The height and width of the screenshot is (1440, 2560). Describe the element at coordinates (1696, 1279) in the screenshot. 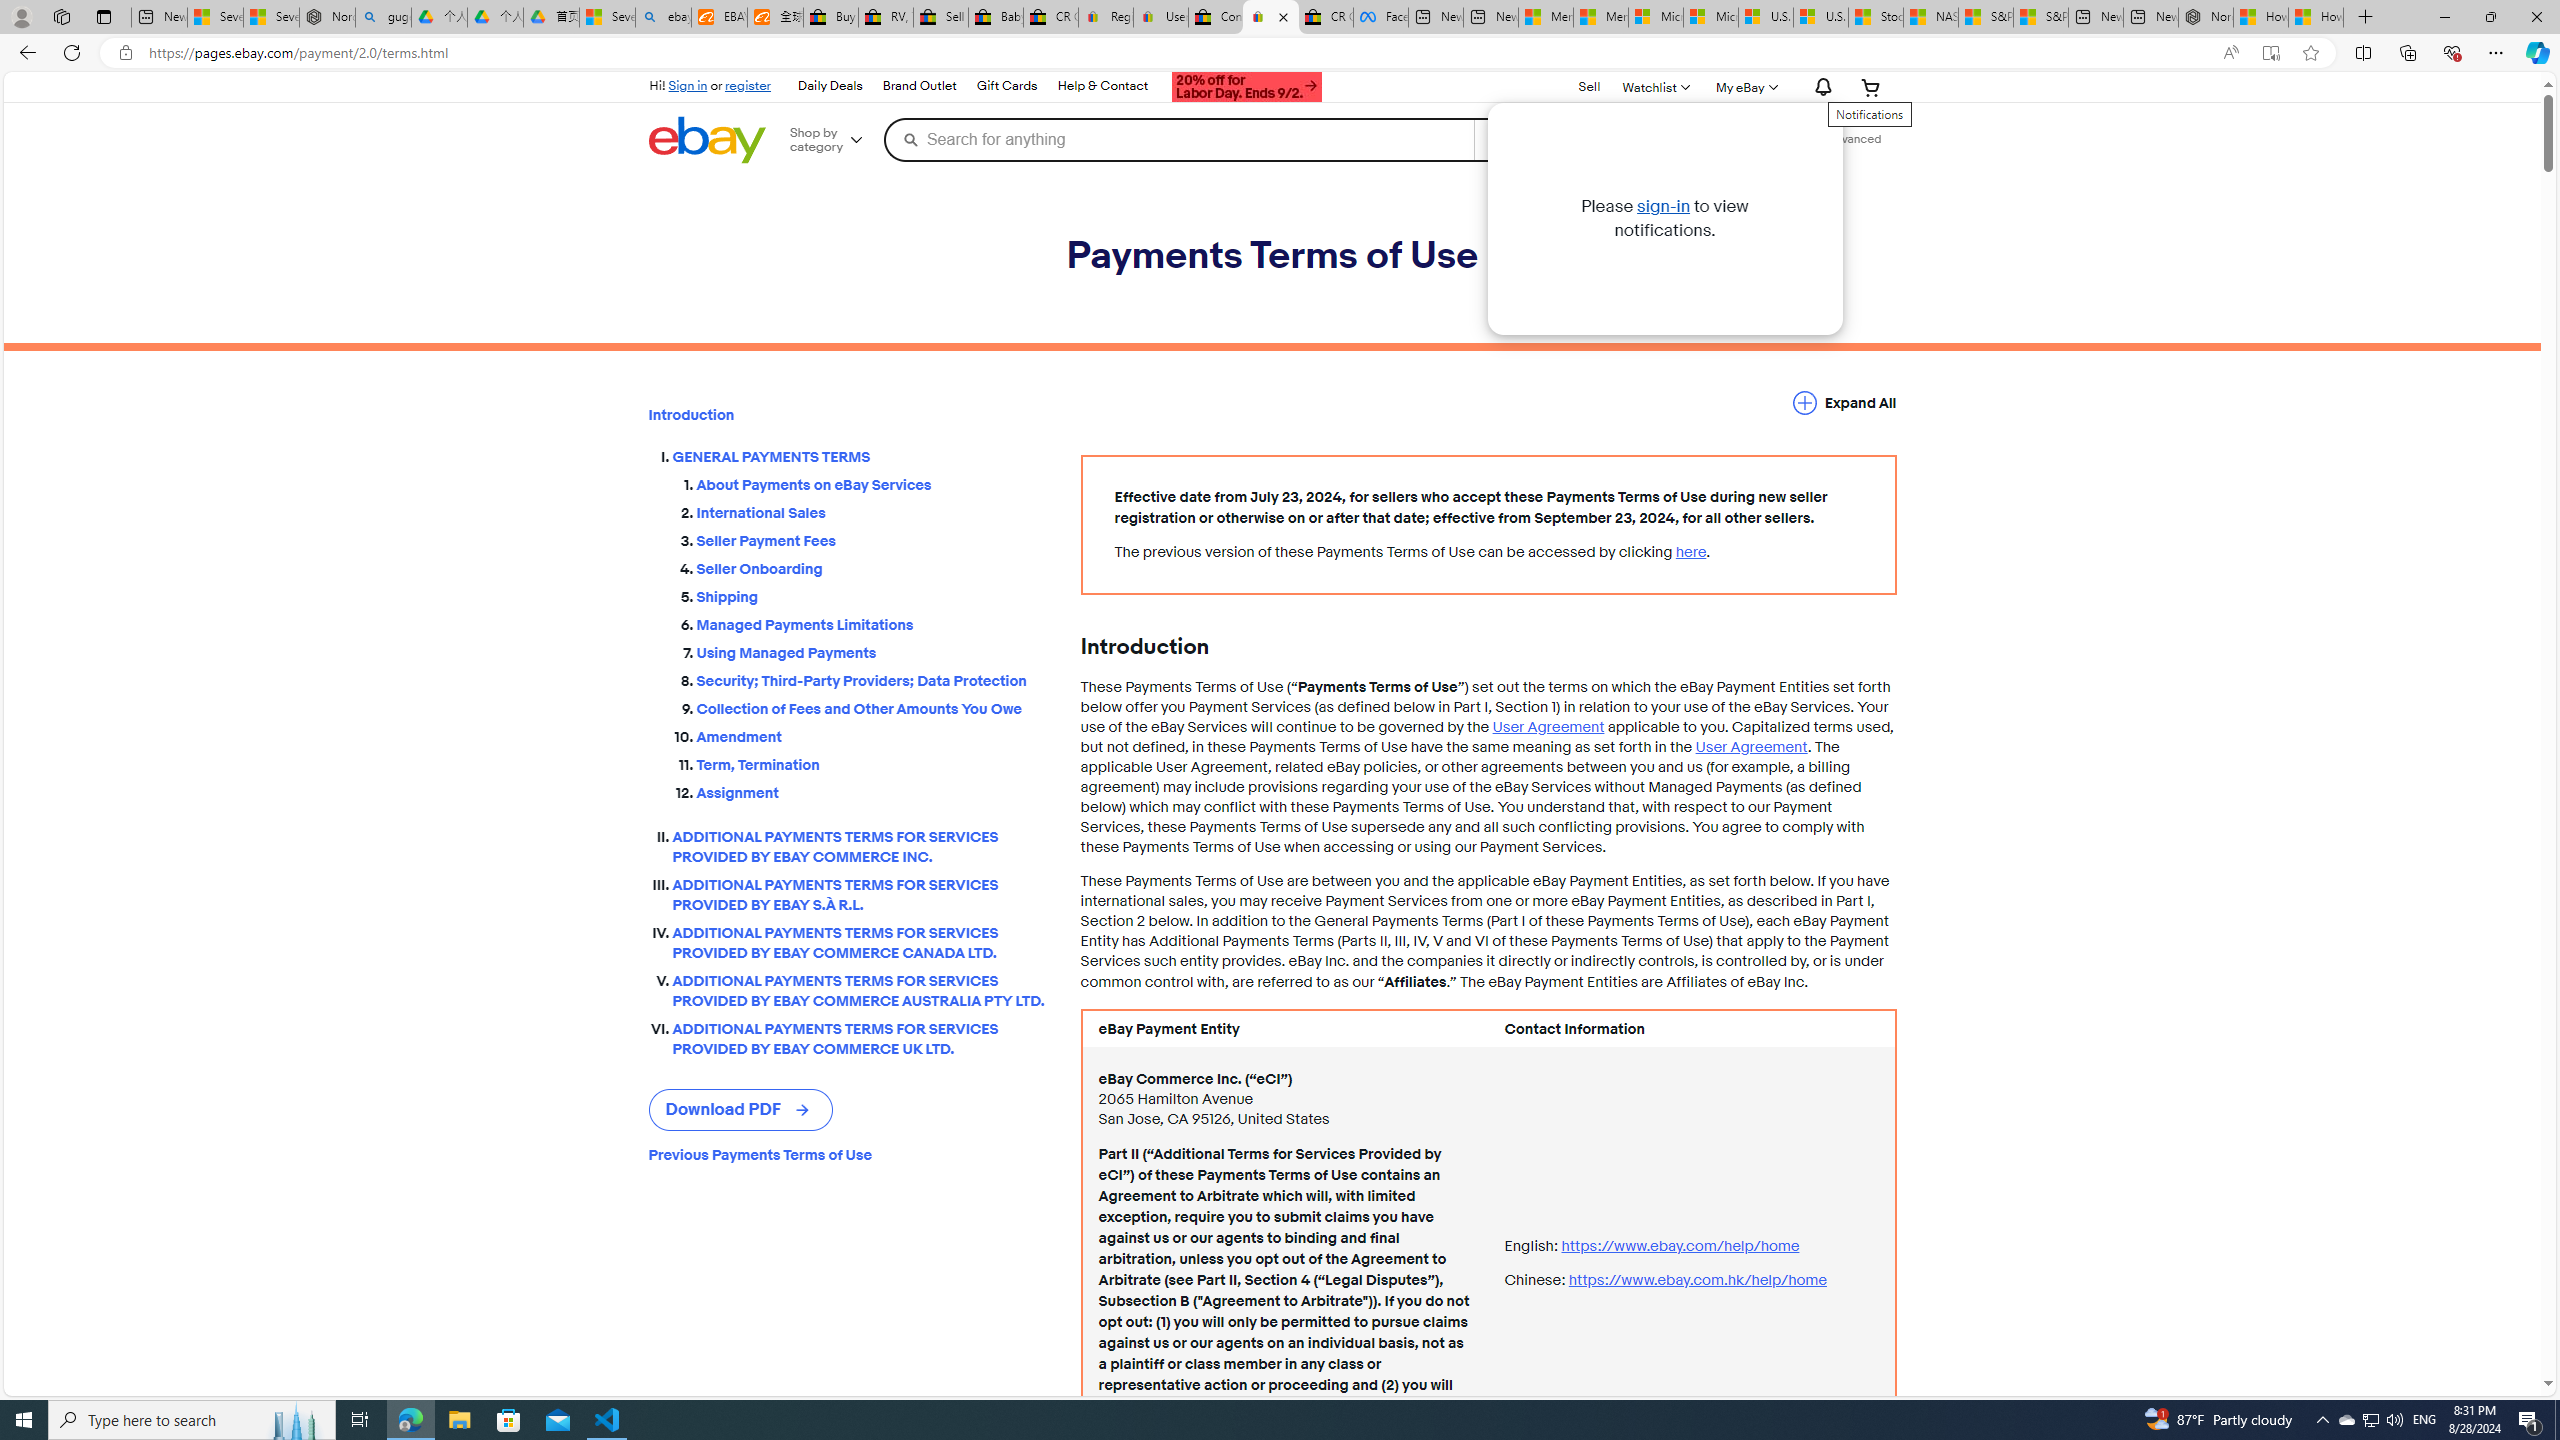

I see `'https://www.ebay.com.hk/ help/home'` at that location.